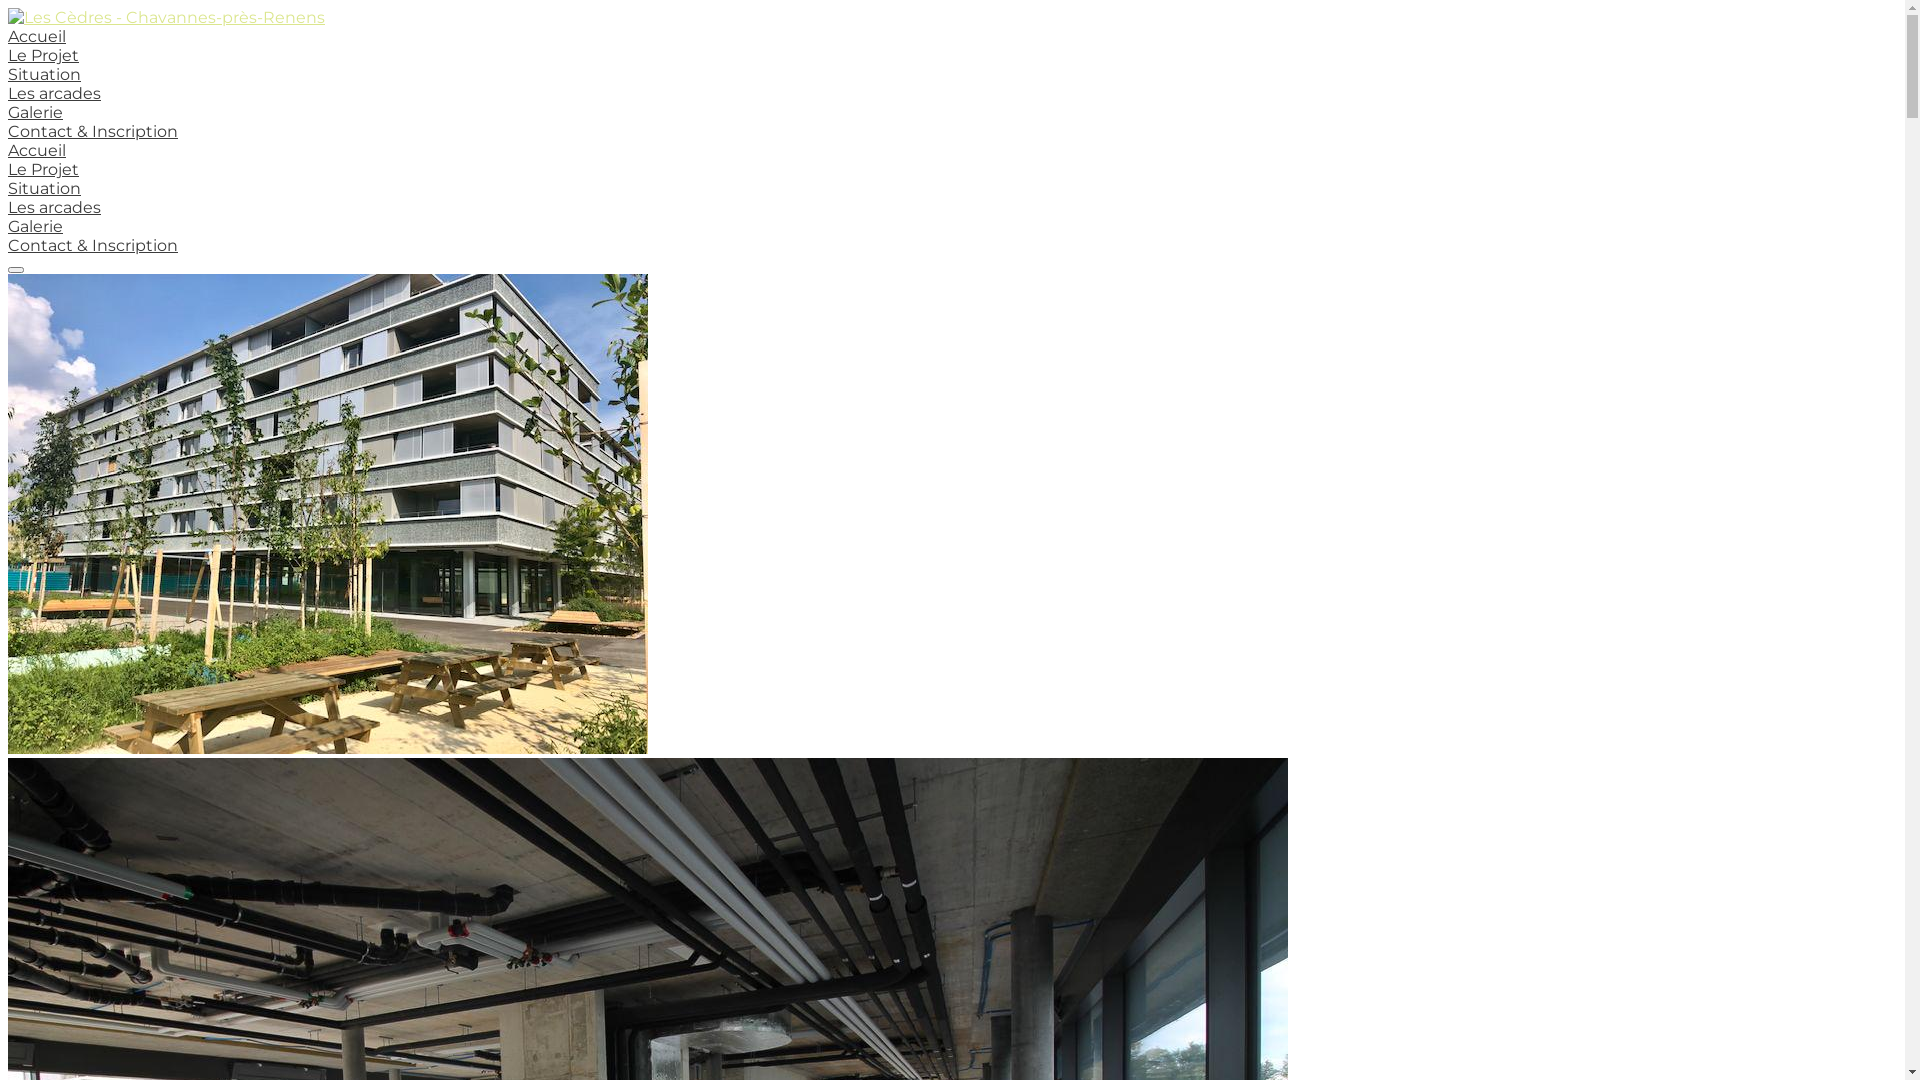 This screenshot has height=1080, width=1920. What do you see at coordinates (91, 244) in the screenshot?
I see `'Contact & Inscription'` at bounding box center [91, 244].